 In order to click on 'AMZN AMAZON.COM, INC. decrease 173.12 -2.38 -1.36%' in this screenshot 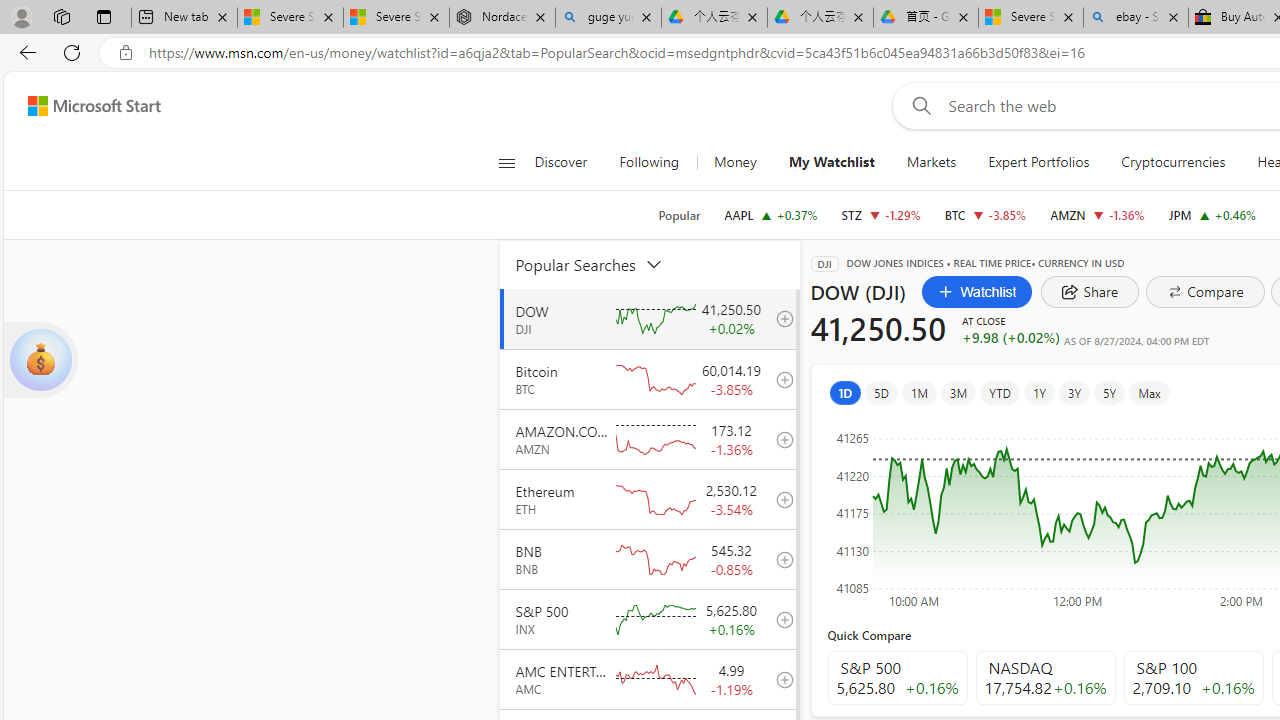, I will do `click(1096, 214)`.